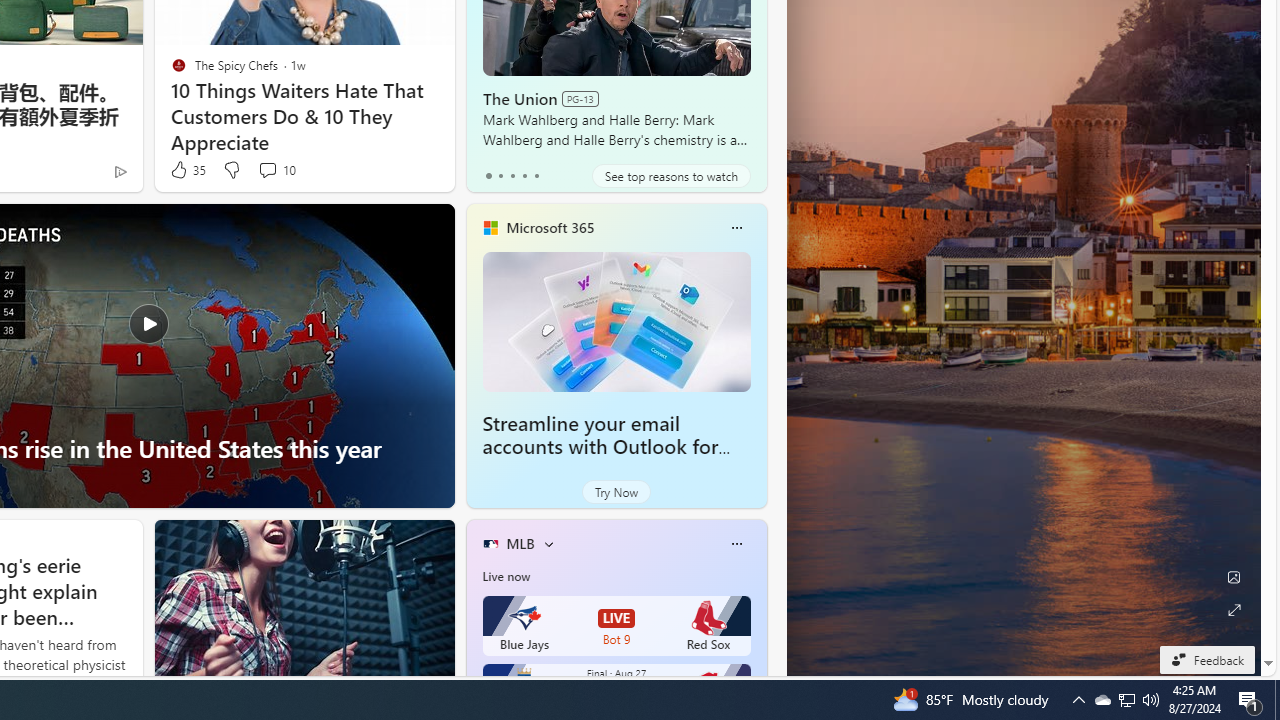 This screenshot has height=720, width=1280. Describe the element at coordinates (512, 175) in the screenshot. I see `'tab-2'` at that location.